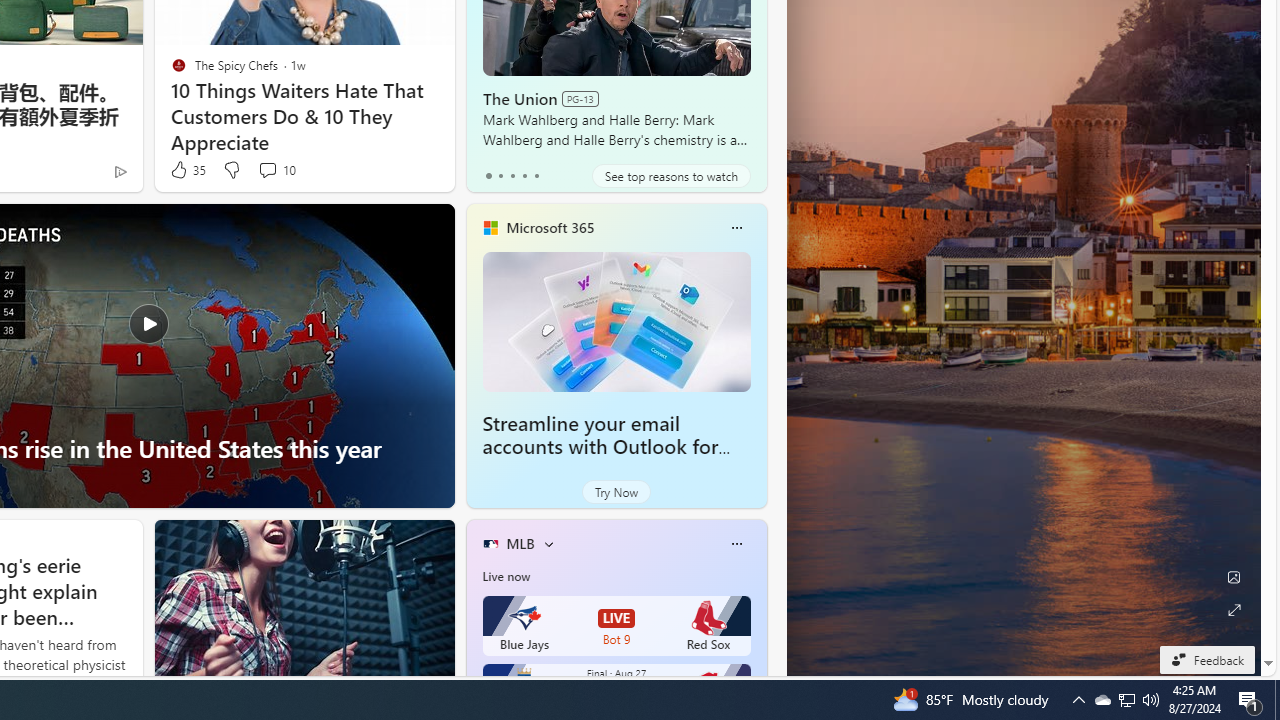 This screenshot has height=720, width=1280. Describe the element at coordinates (512, 175) in the screenshot. I see `'tab-2'` at that location.